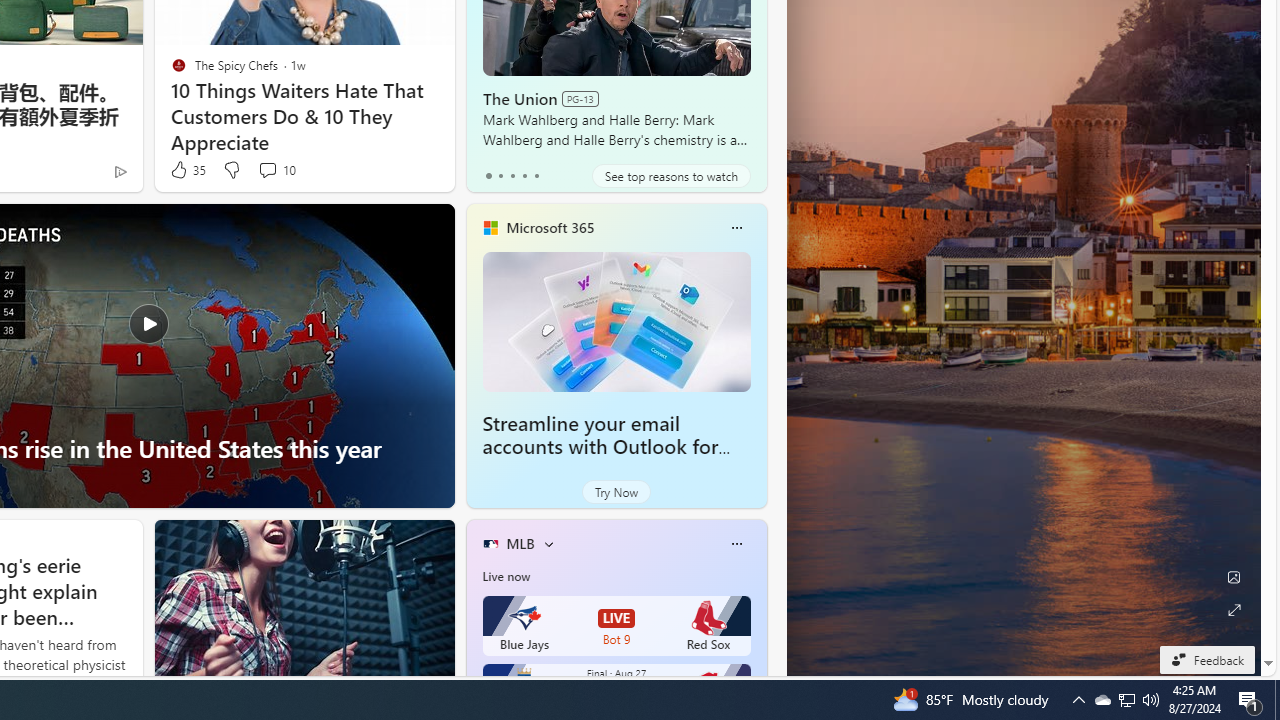 This screenshot has height=720, width=1280. Describe the element at coordinates (512, 175) in the screenshot. I see `'tab-2'` at that location.